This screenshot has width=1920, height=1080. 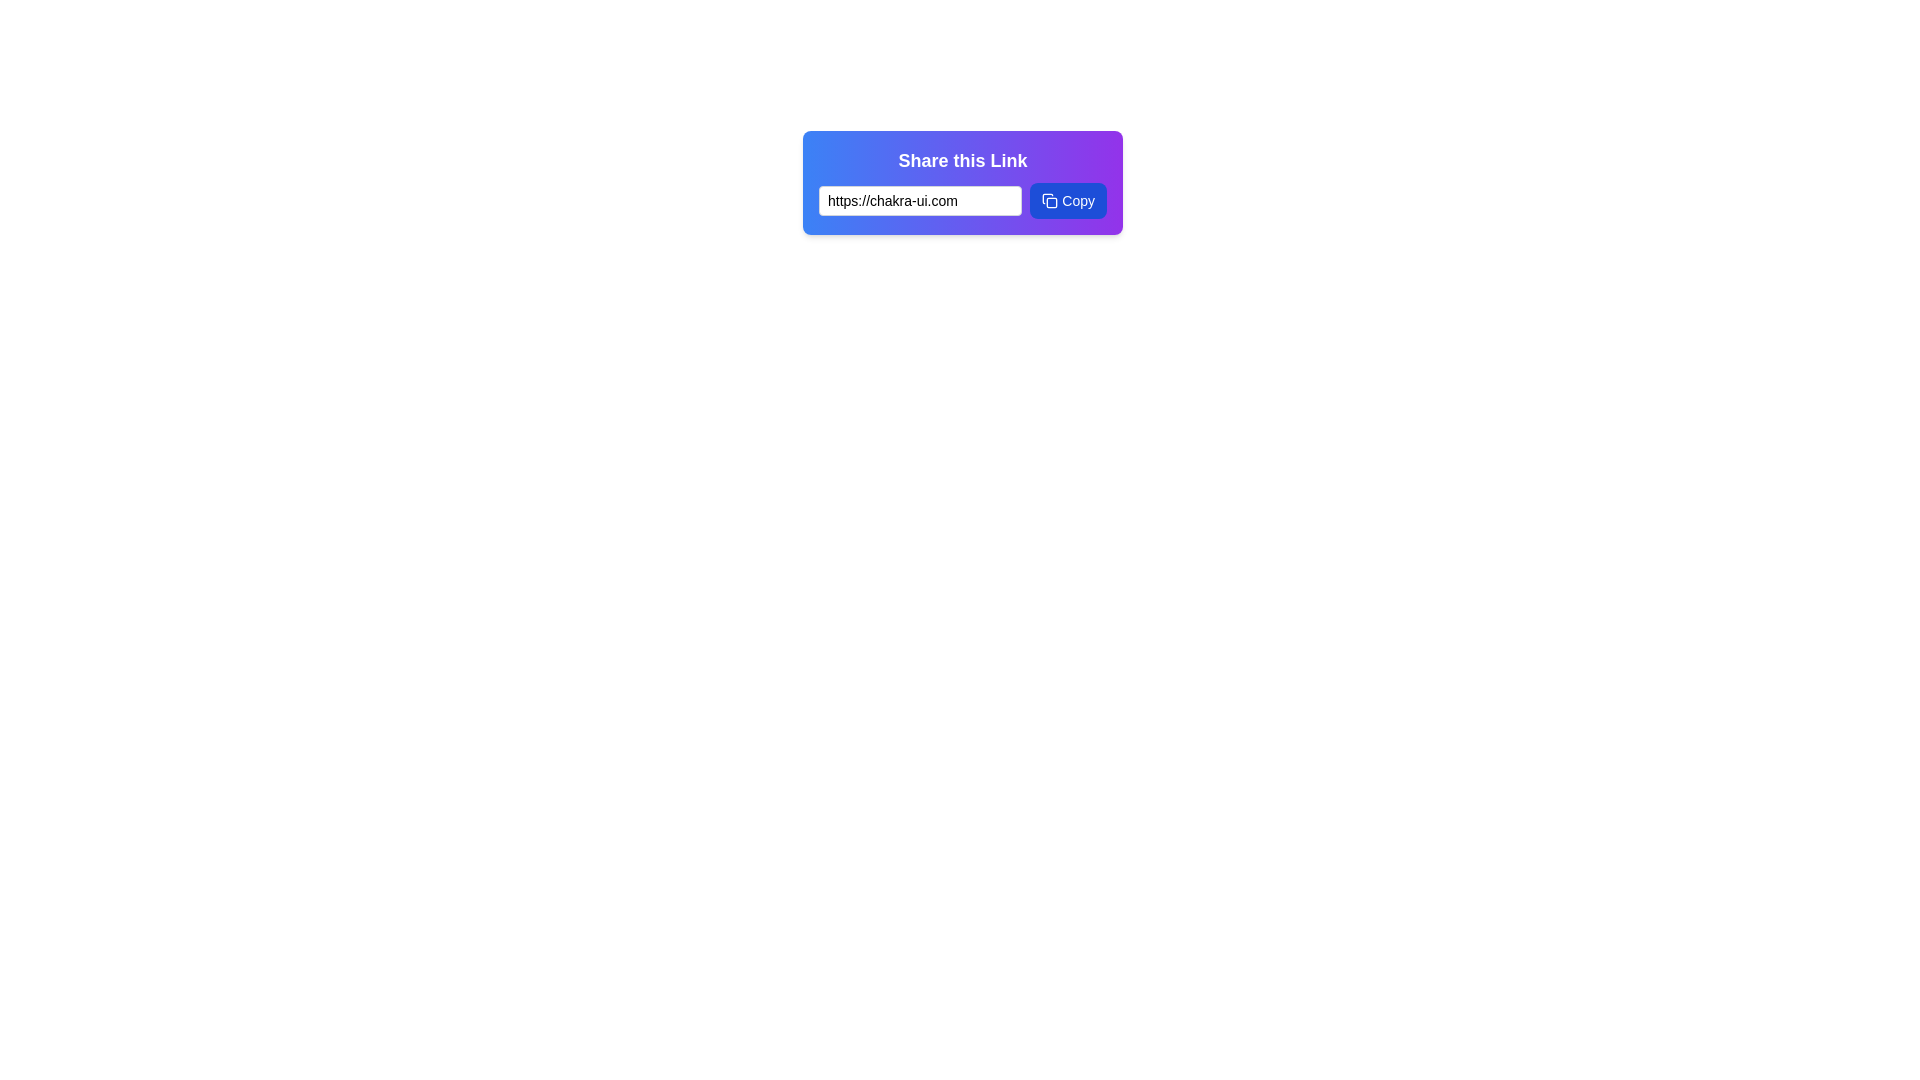 I want to click on the 'Copy' button that contains the icon on the right-hand side, which allows users to duplicate or copy the content from the adjacent input field, so click(x=1049, y=200).